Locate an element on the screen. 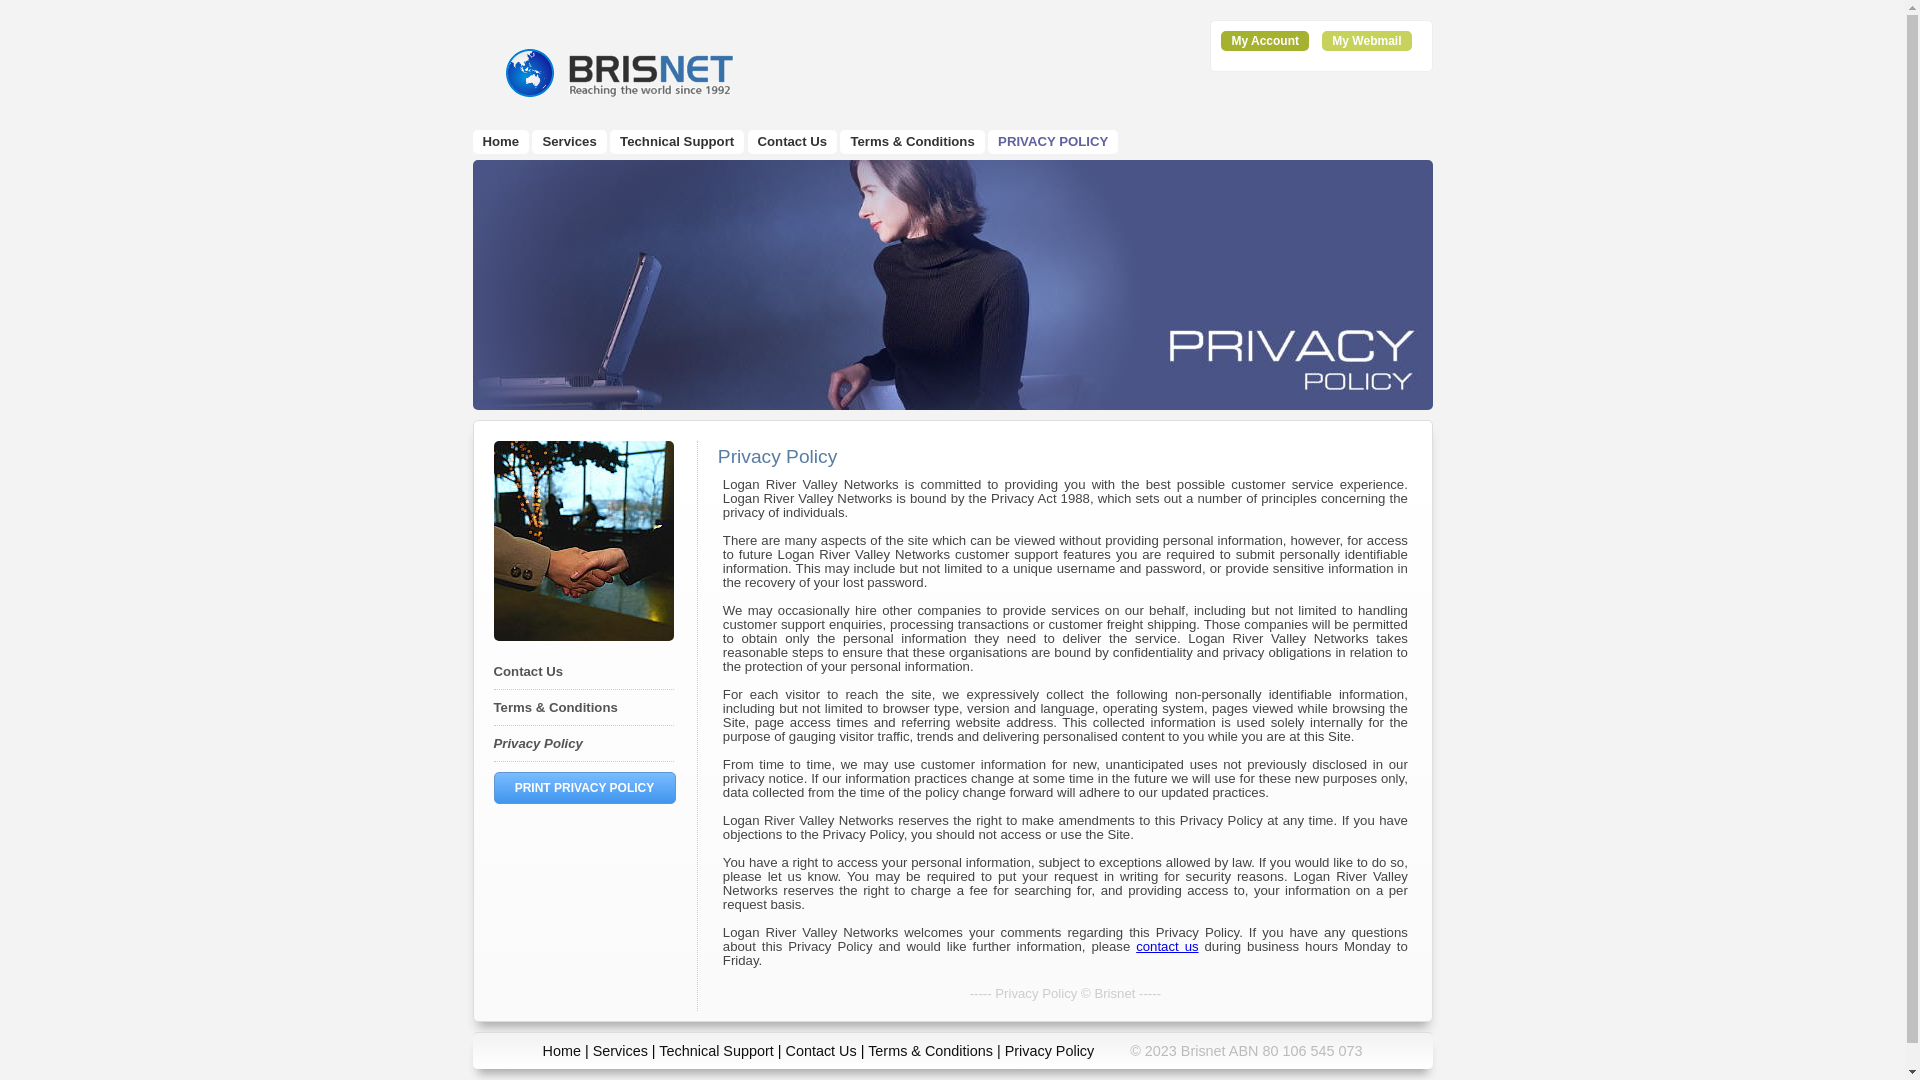 This screenshot has height=1080, width=1920. 'PRINT PRIVACY POLICY' is located at coordinates (584, 786).